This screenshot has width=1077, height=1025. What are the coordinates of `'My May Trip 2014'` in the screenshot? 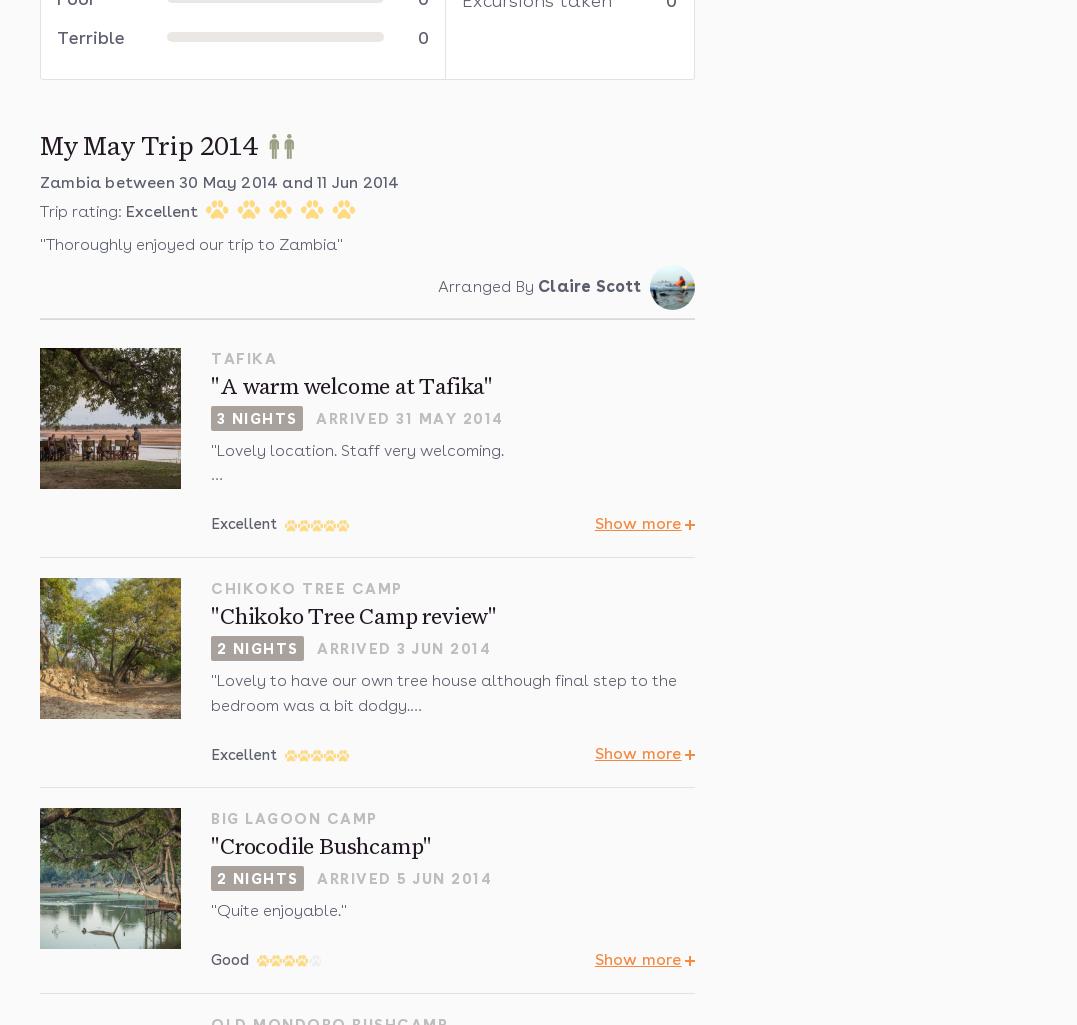 It's located at (148, 145).